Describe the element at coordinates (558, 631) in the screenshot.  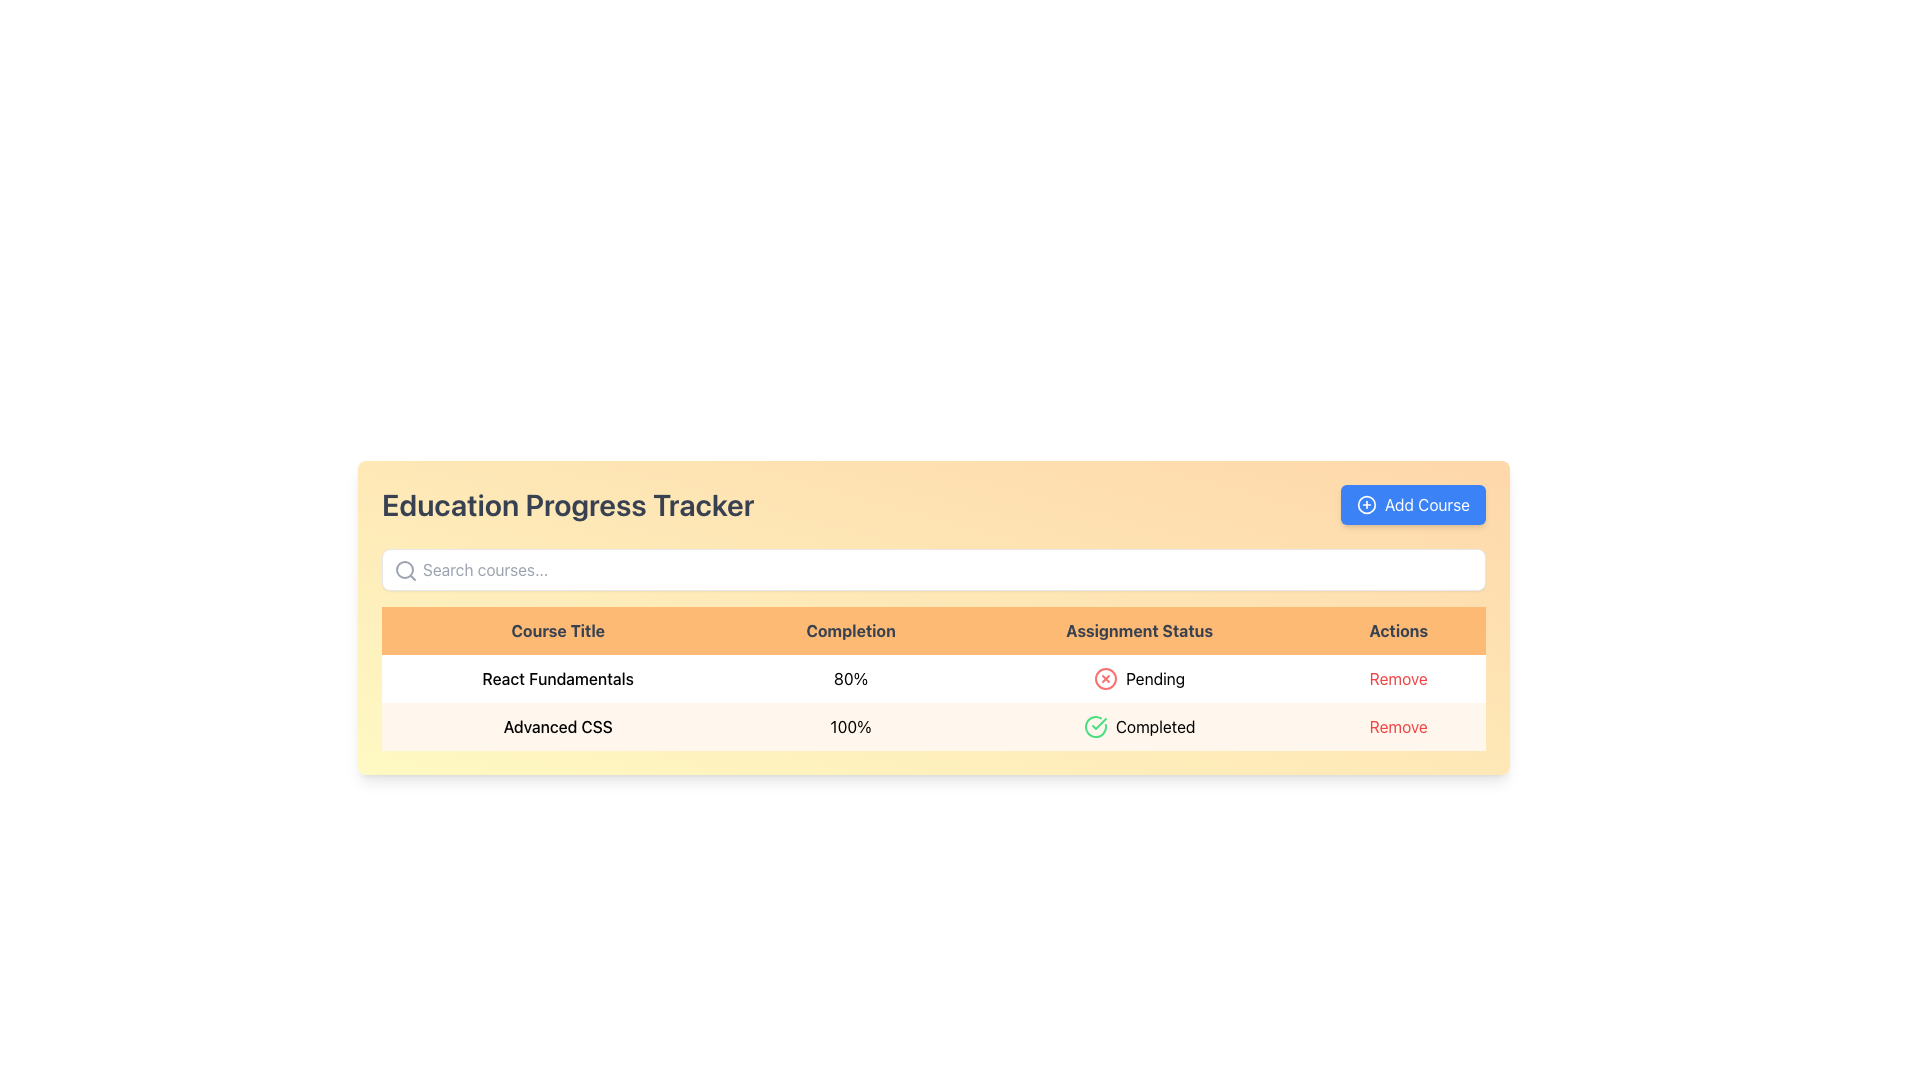
I see `the static text label 'Course Title' which is styled boldly against a light orange background and is the first column header in the table's header row` at that location.